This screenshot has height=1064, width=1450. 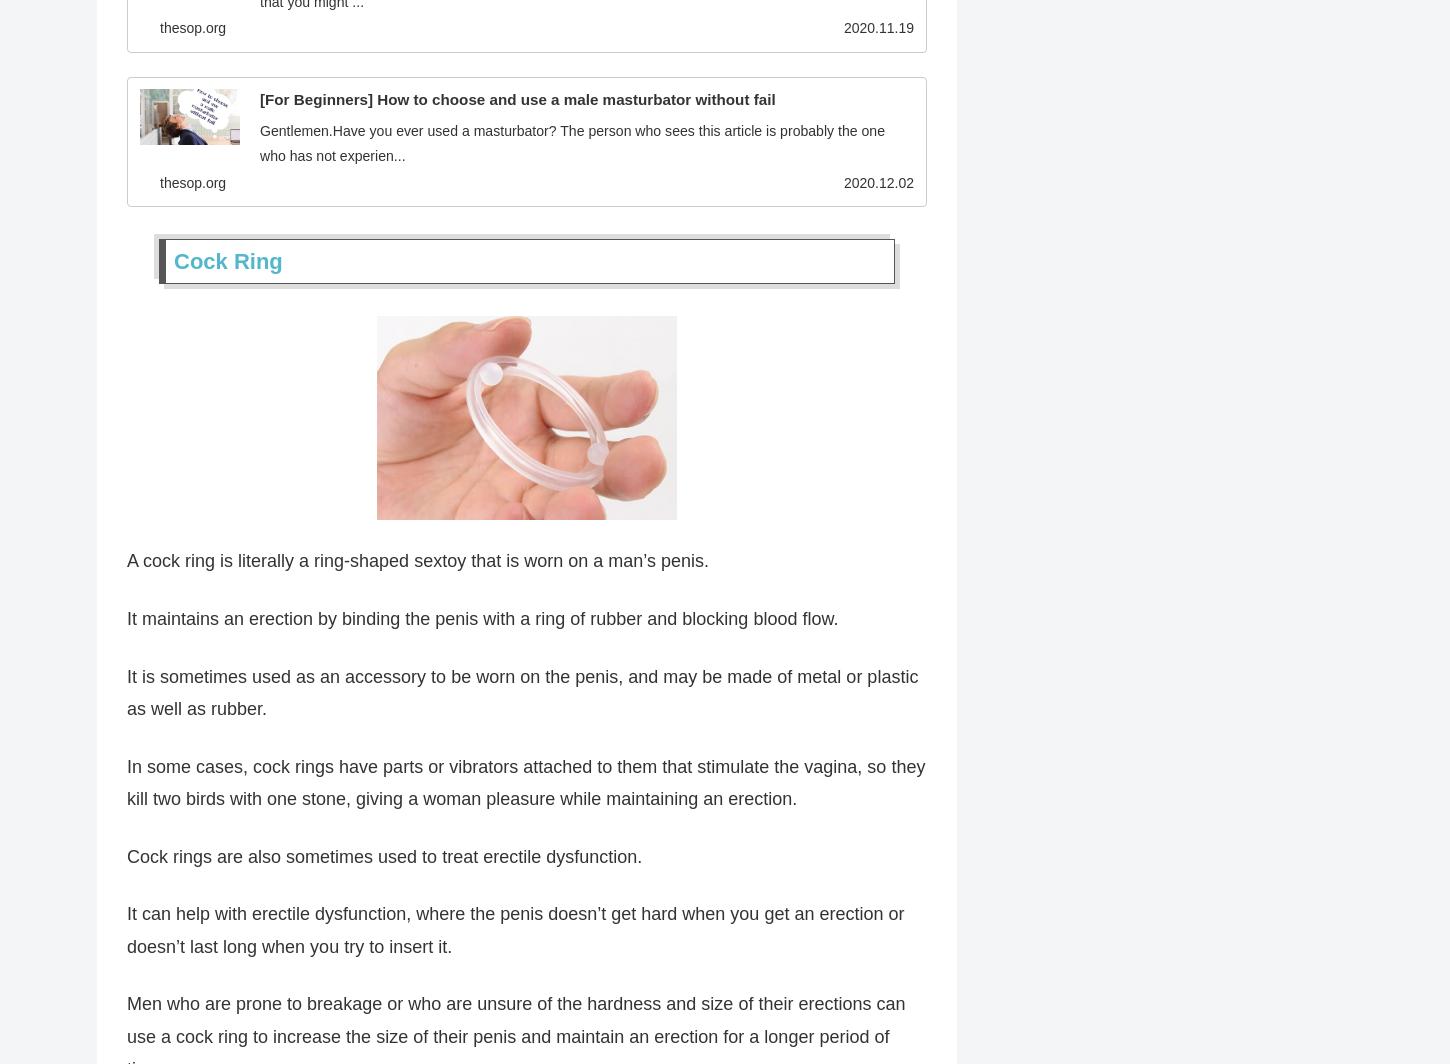 I want to click on 'In some cases, cock rings have parts or vibrators attached to them that stimulate the vagina, so they kill two birds with one stone, giving a woman pleasure while maintaining an erection.', so click(x=126, y=785).